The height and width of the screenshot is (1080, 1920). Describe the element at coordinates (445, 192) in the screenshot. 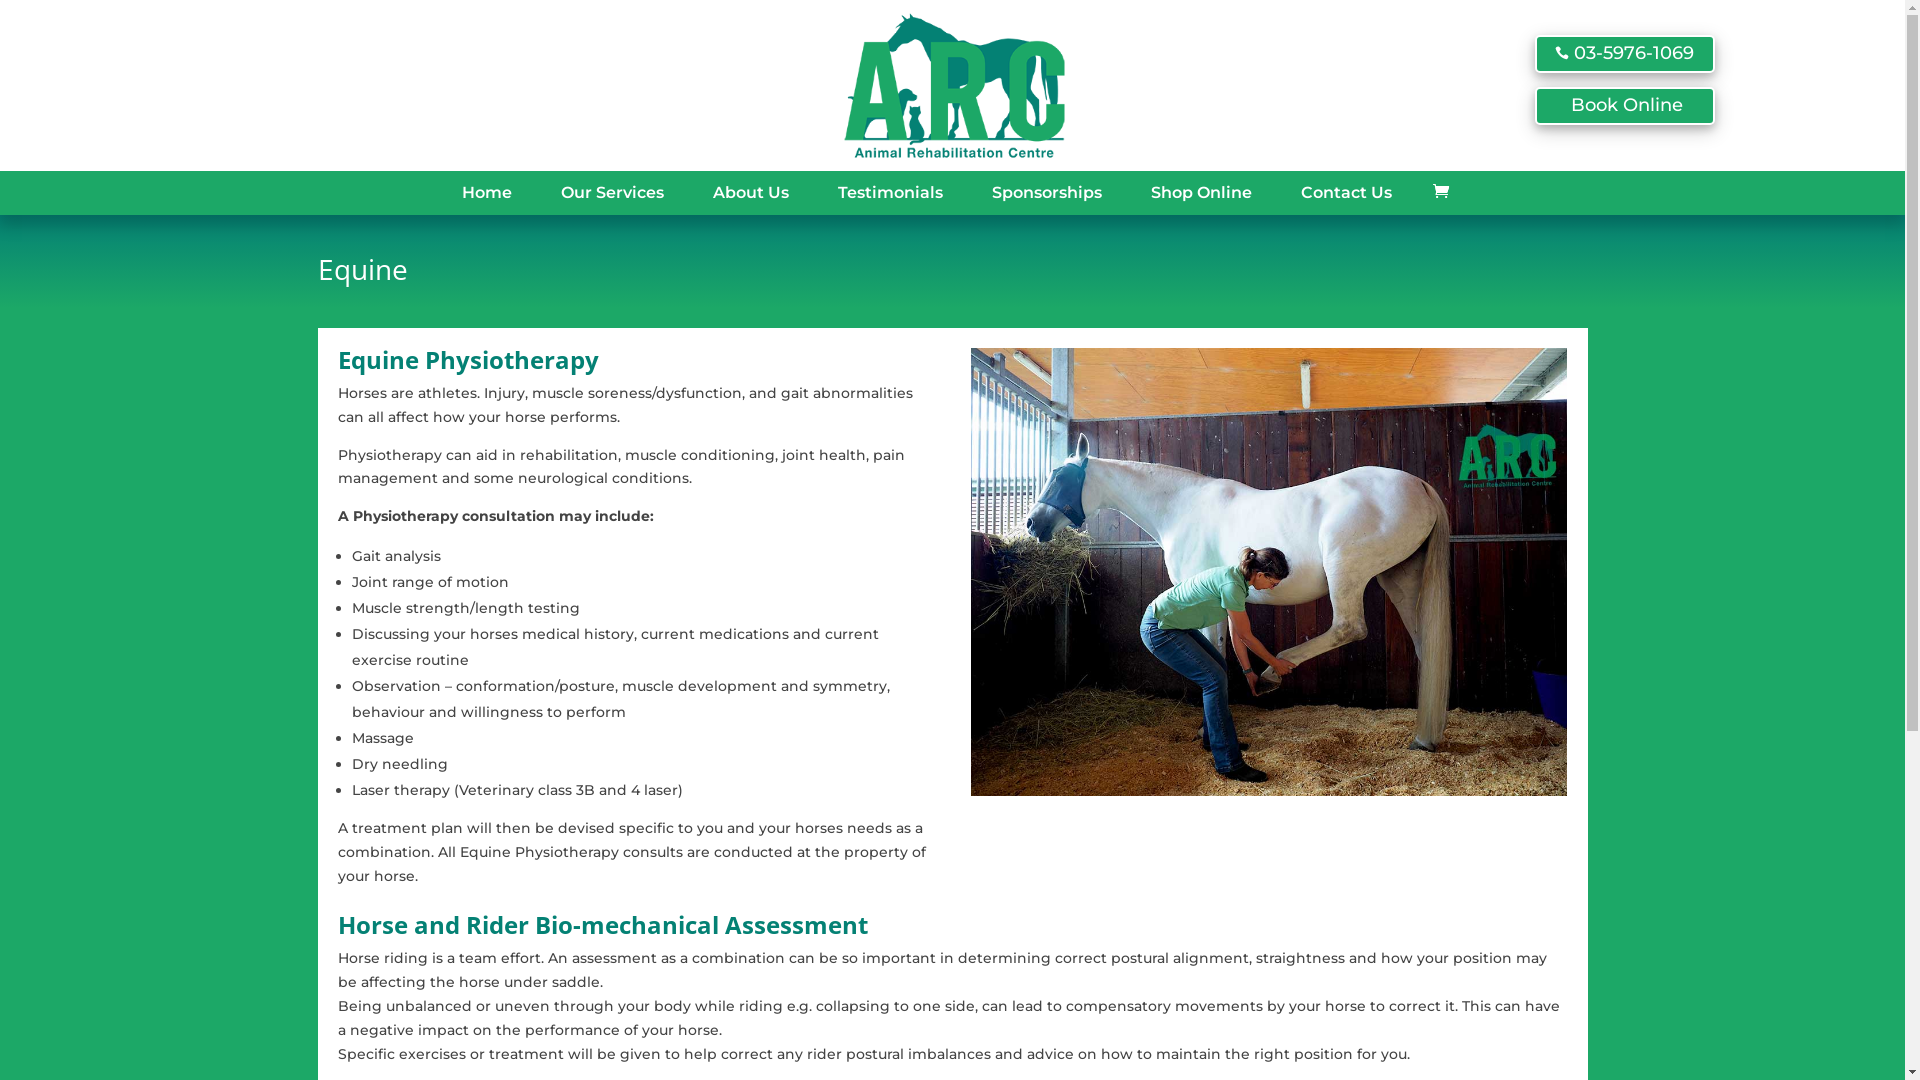

I see `'Home'` at that location.